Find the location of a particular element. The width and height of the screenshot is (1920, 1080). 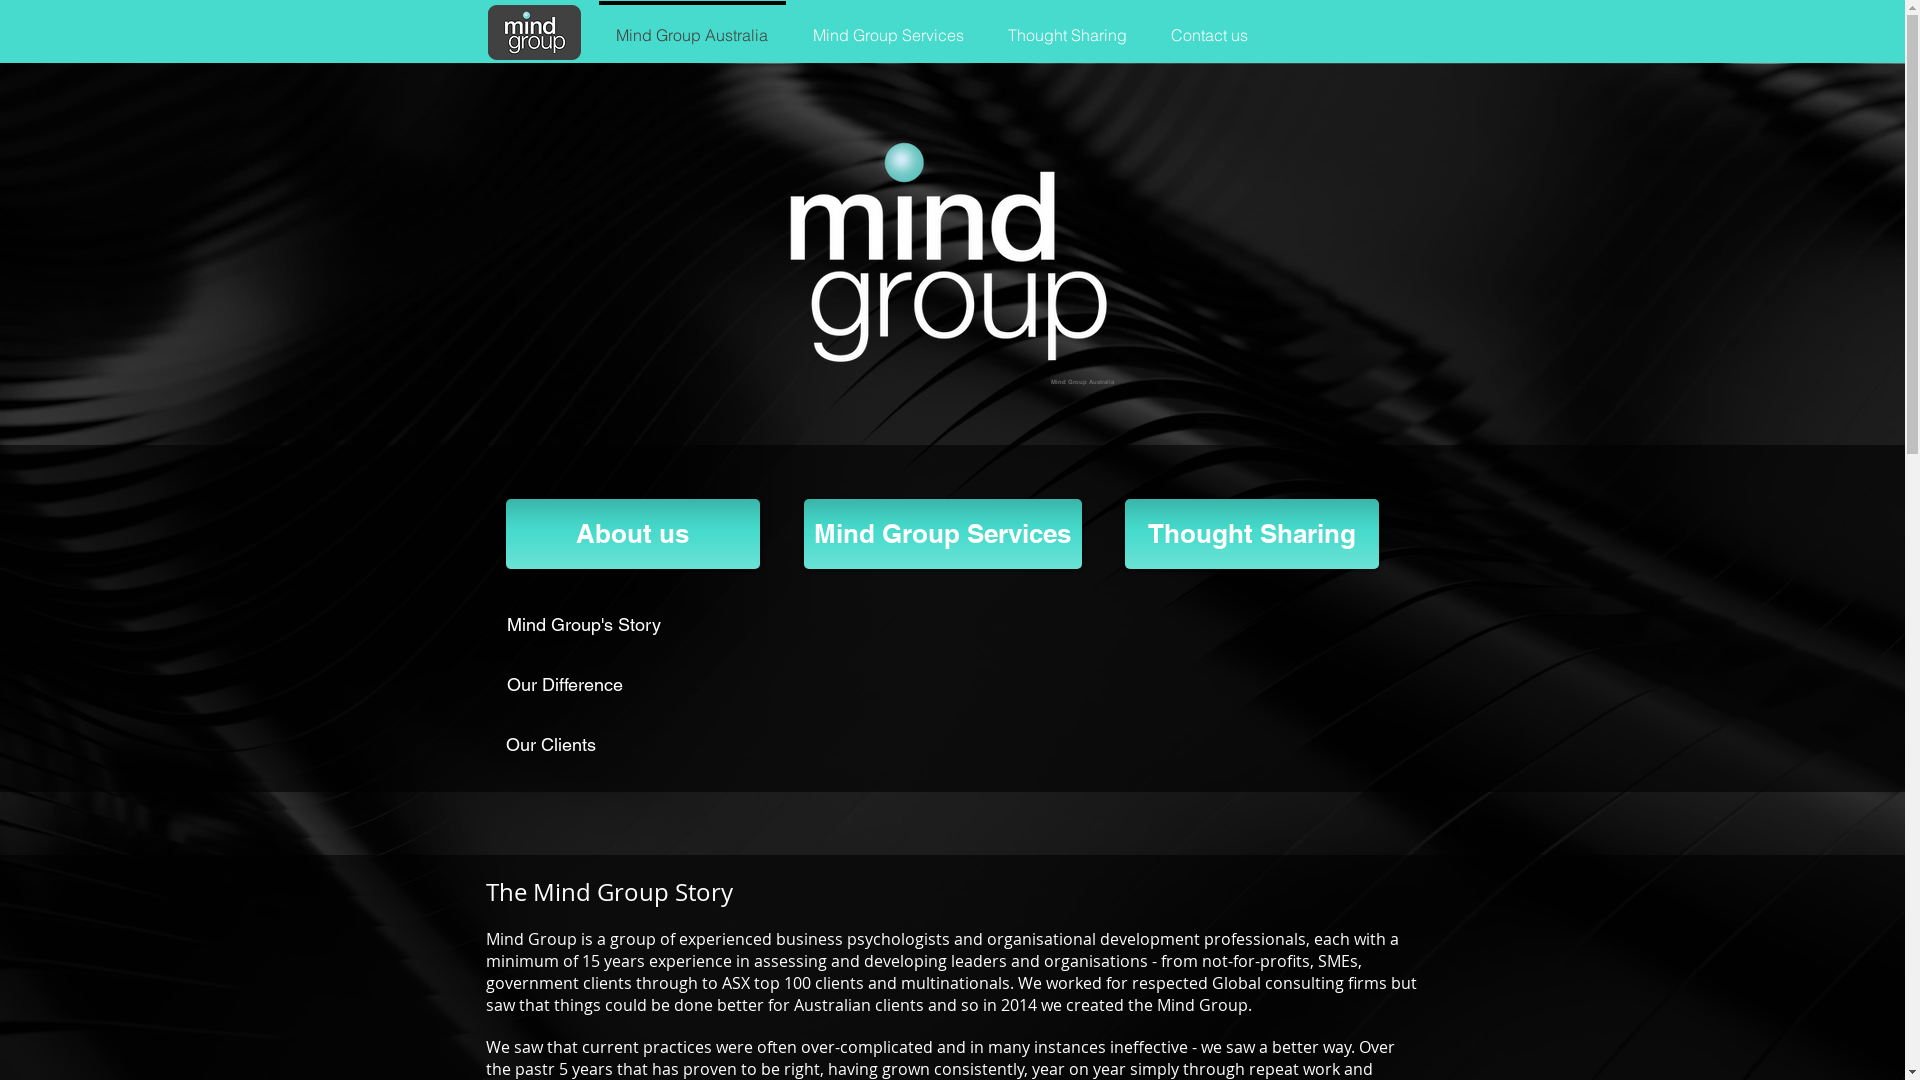

'Mind Group's Story' is located at coordinates (600, 623).